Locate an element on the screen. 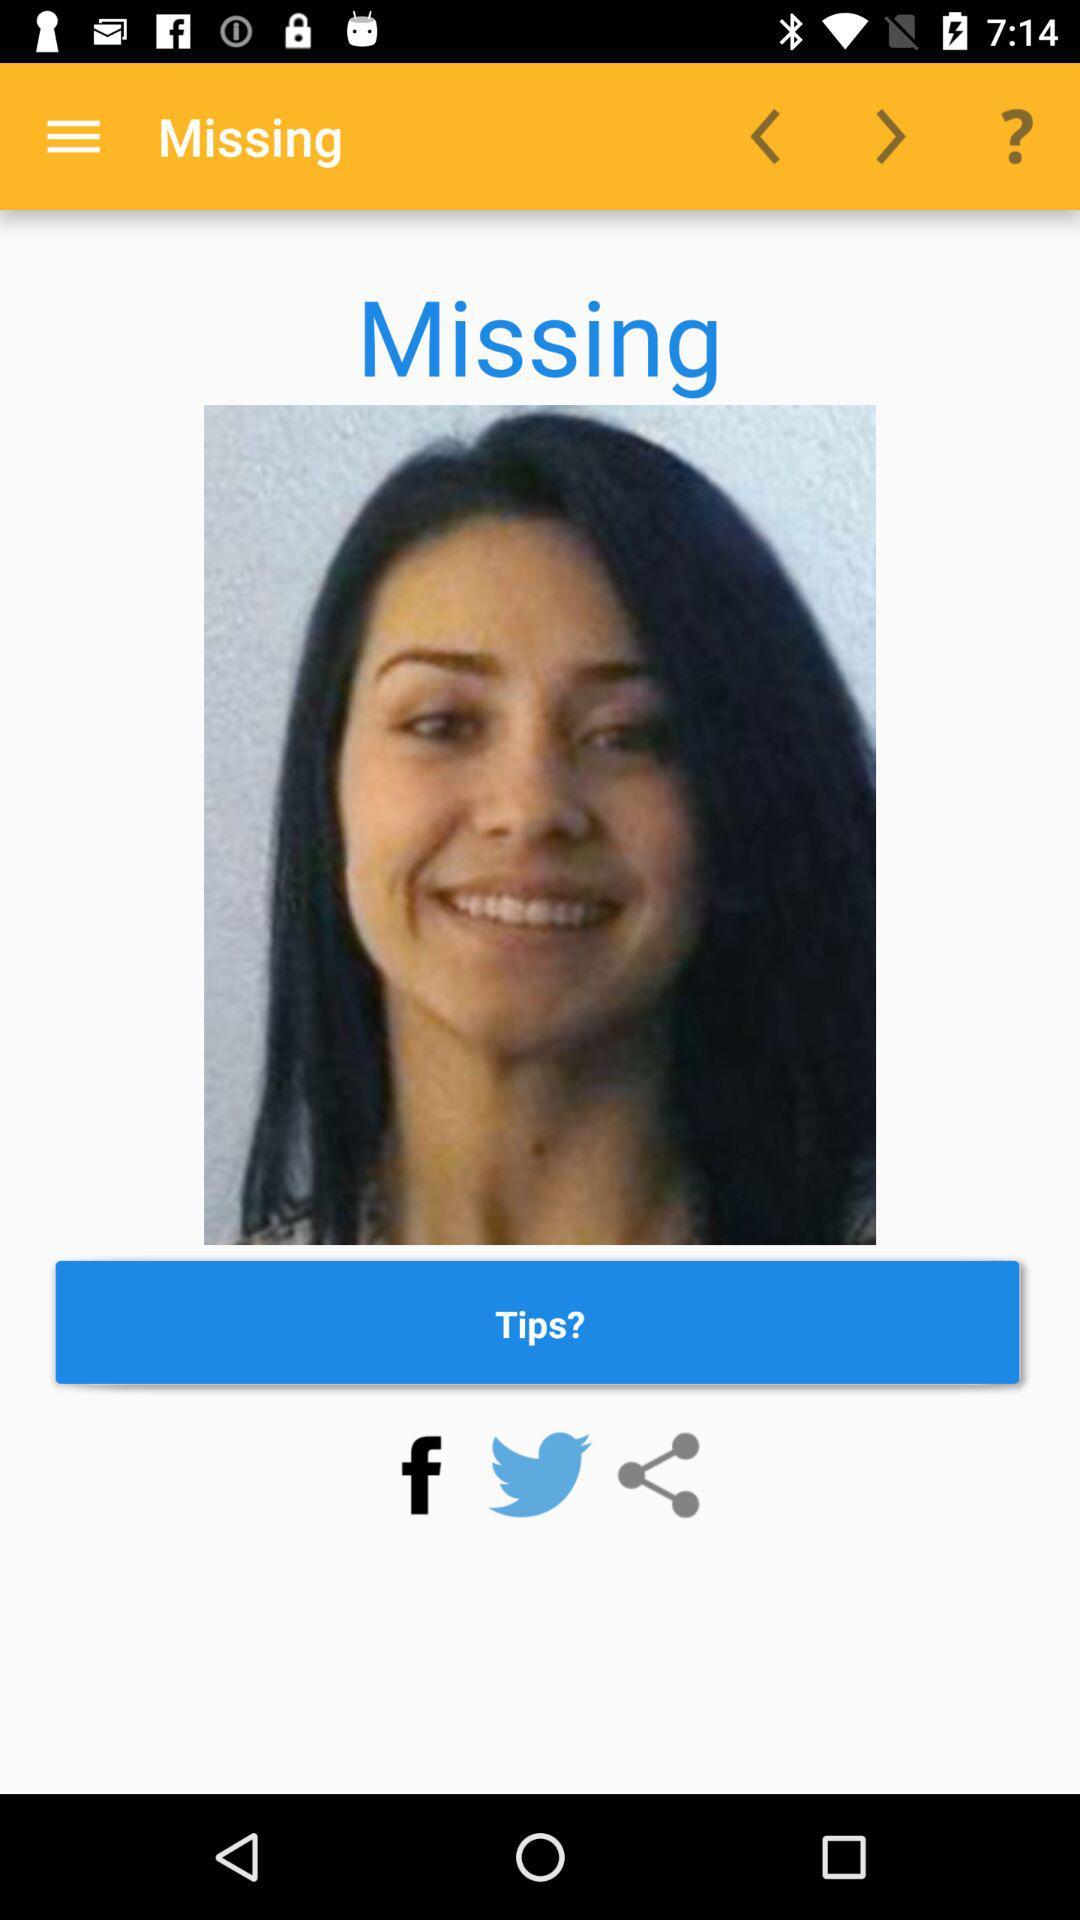 This screenshot has height=1920, width=1080. the share icon is located at coordinates (658, 1475).